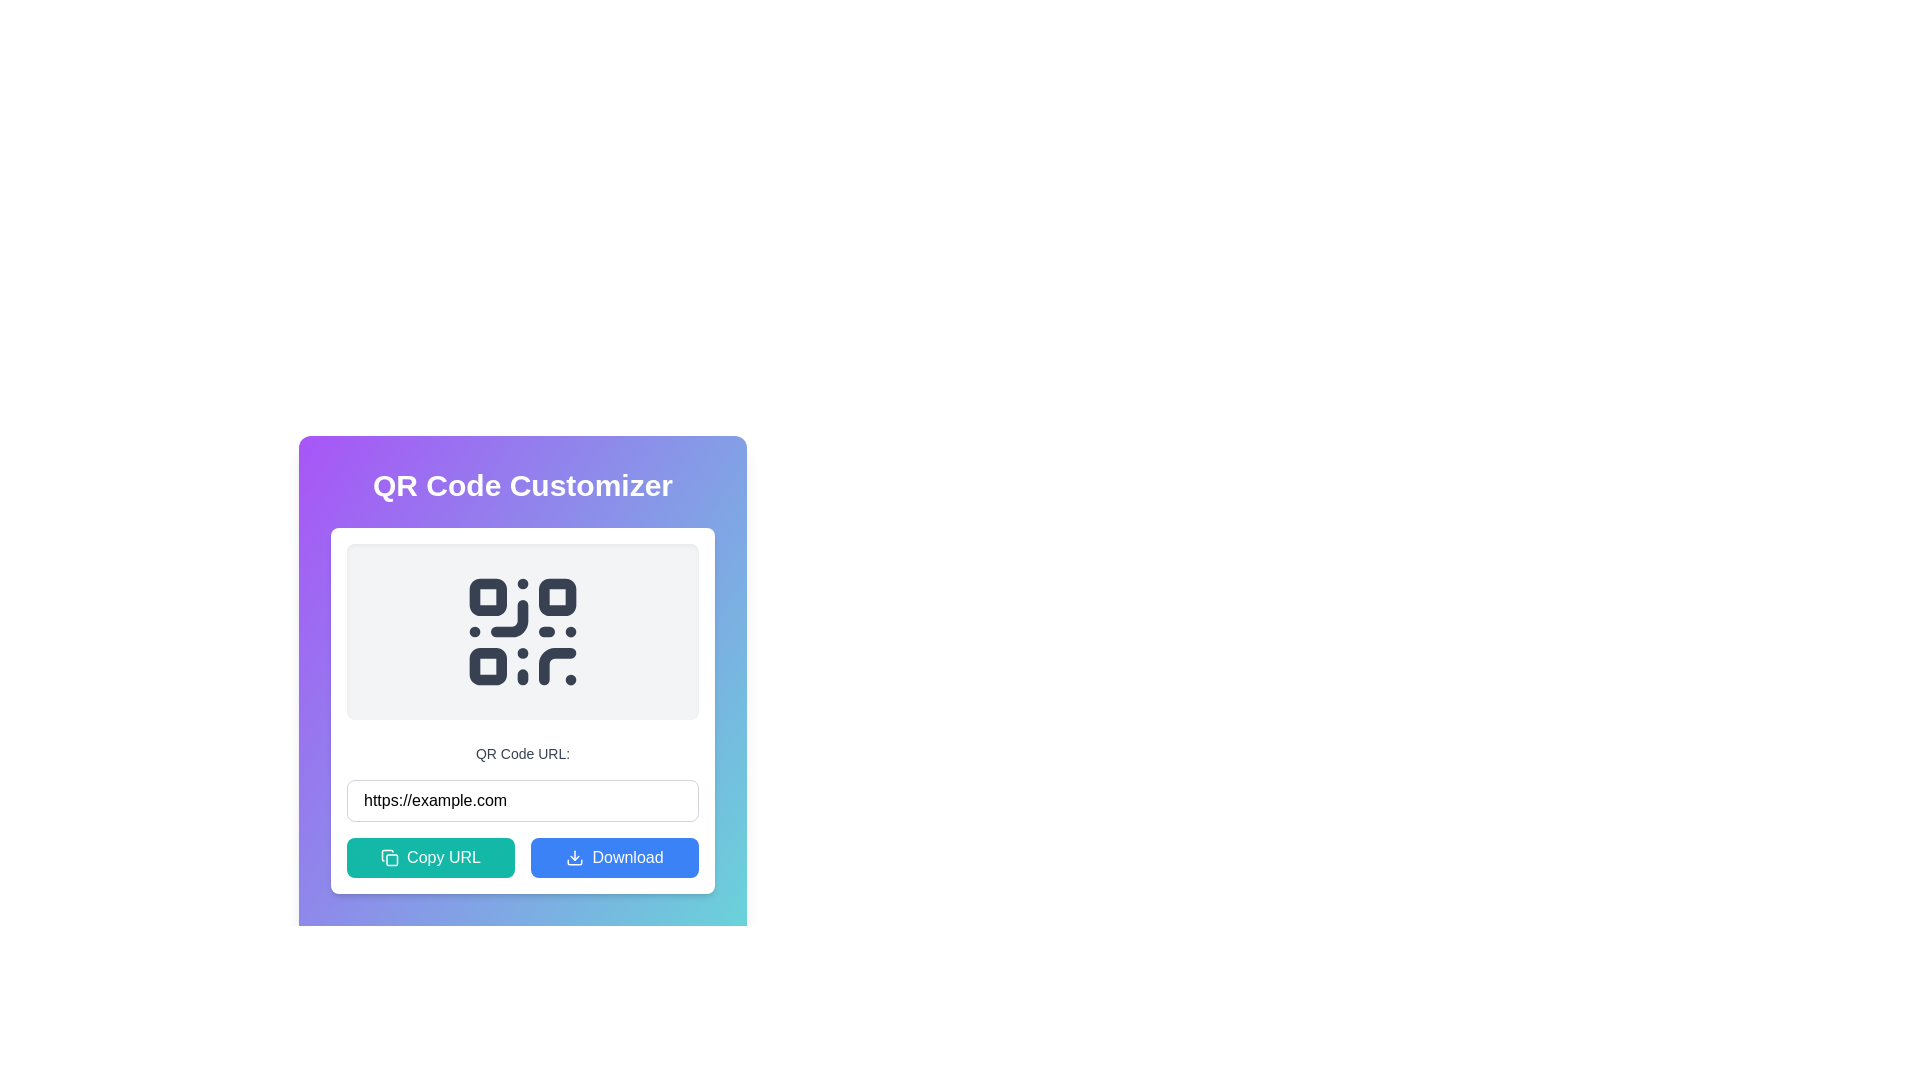  Describe the element at coordinates (523, 632) in the screenshot. I see `and scan the QR code represented by the graphic element located beneath the header text 'QR Code Customizer'` at that location.